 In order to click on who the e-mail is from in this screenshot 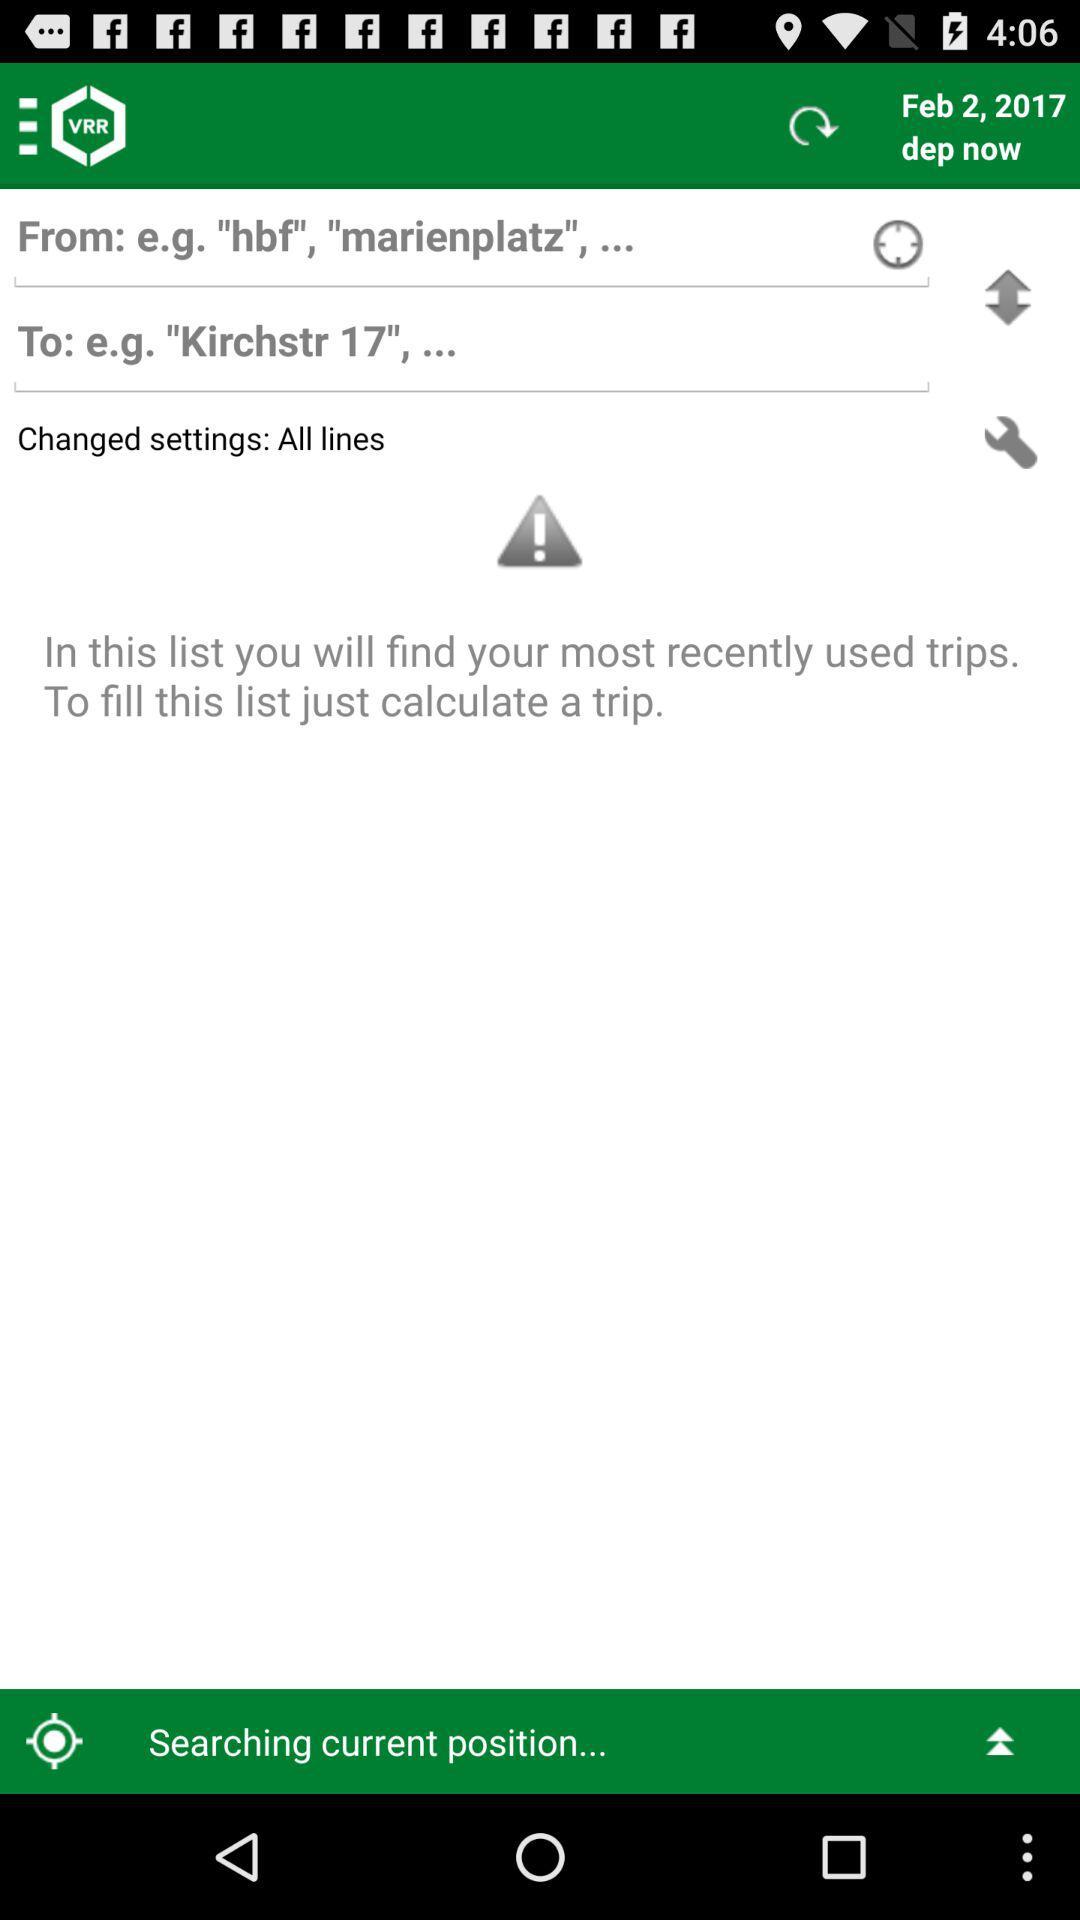, I will do `click(471, 244)`.